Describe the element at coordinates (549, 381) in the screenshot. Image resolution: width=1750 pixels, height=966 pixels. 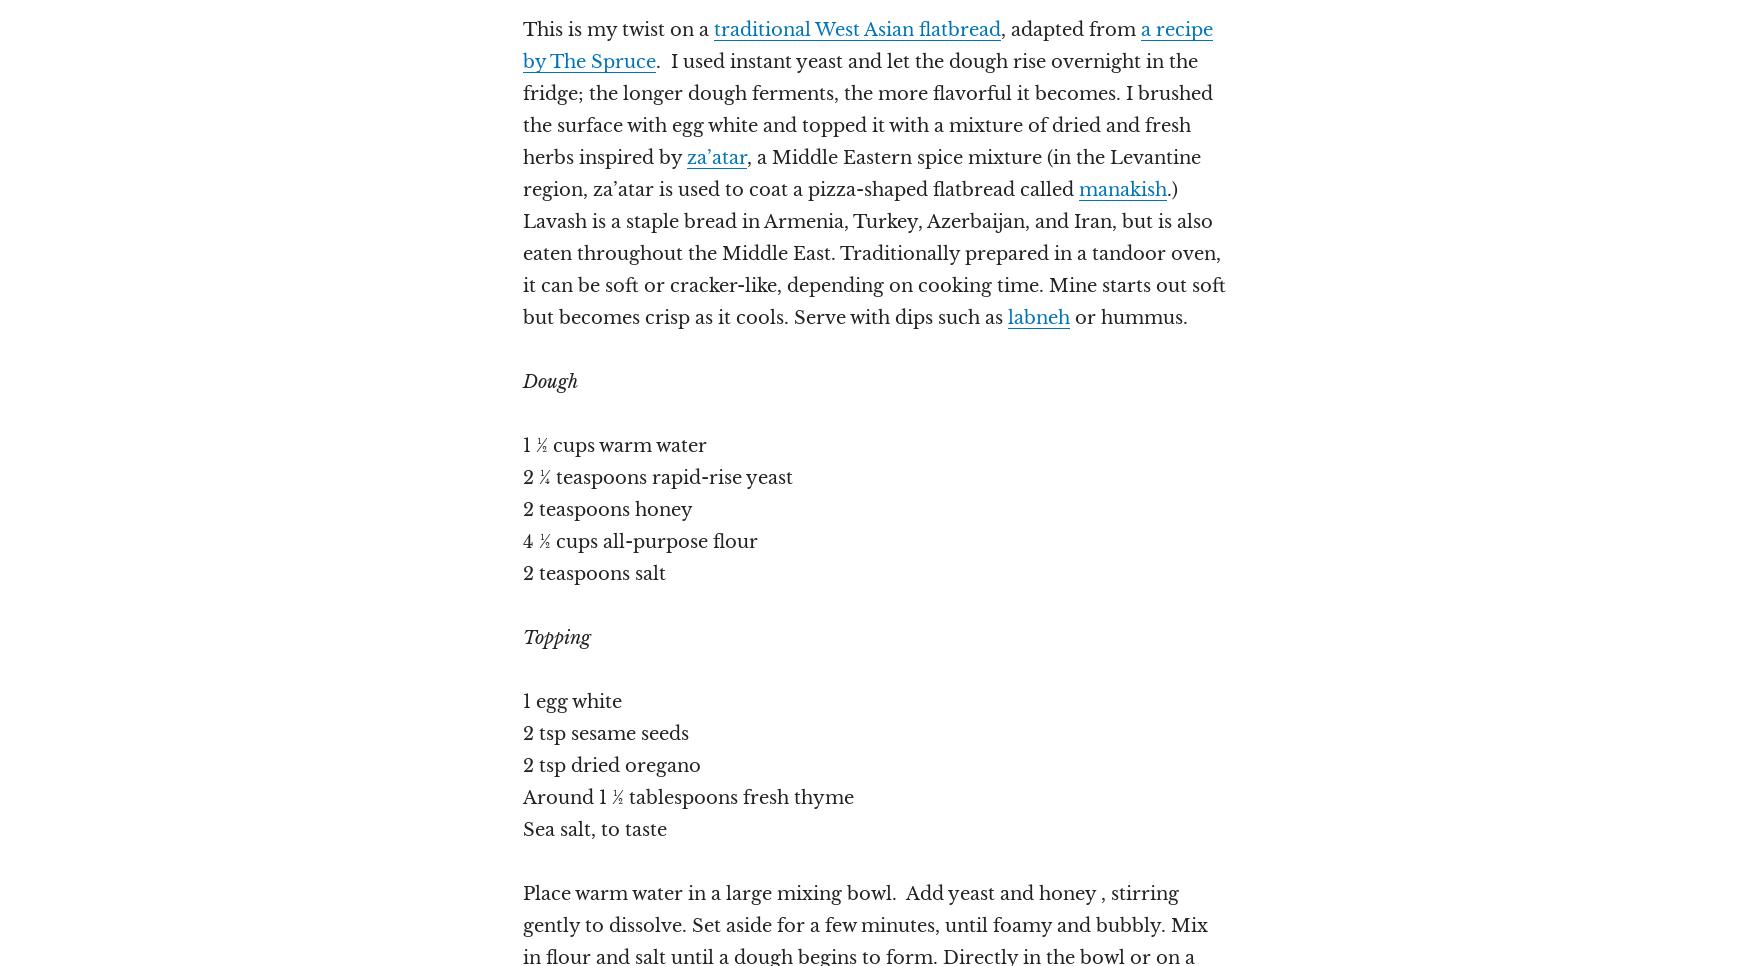
I see `'Dough'` at that location.